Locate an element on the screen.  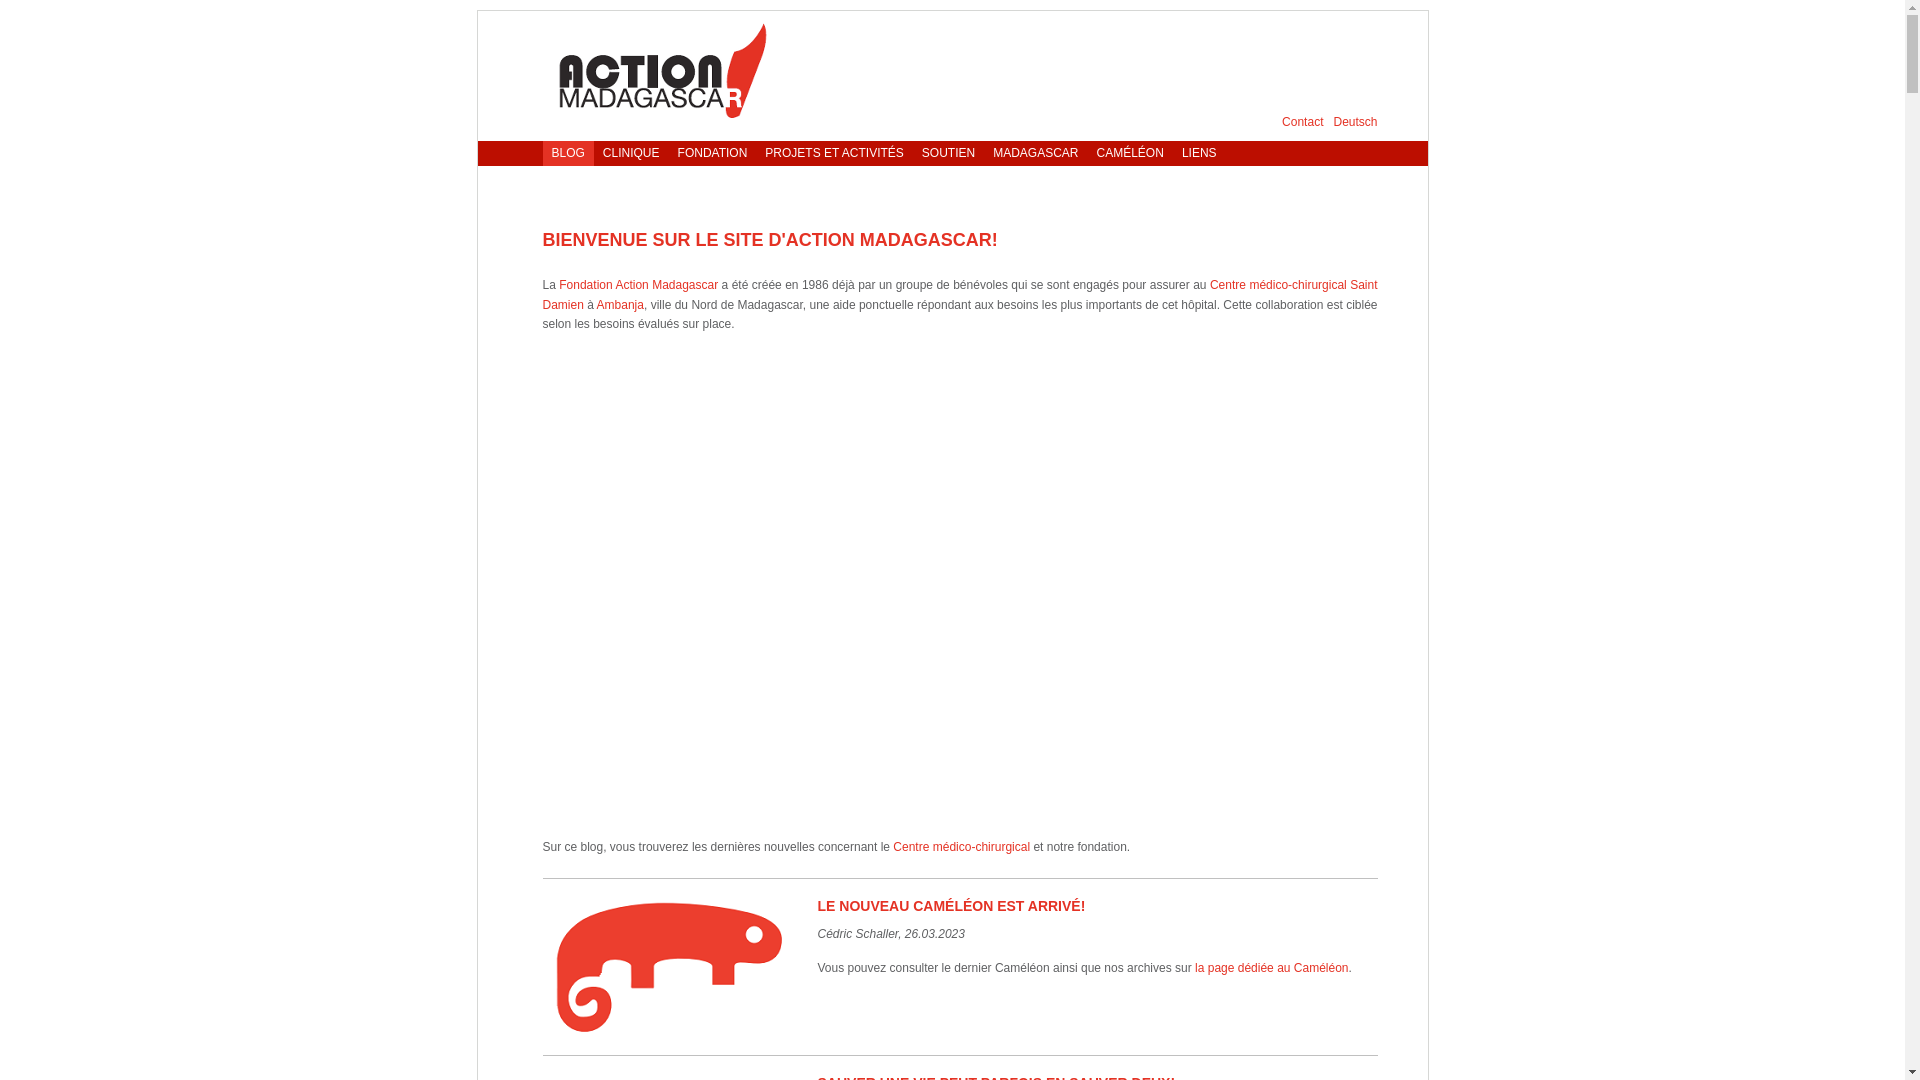
'Contact' is located at coordinates (1281, 122).